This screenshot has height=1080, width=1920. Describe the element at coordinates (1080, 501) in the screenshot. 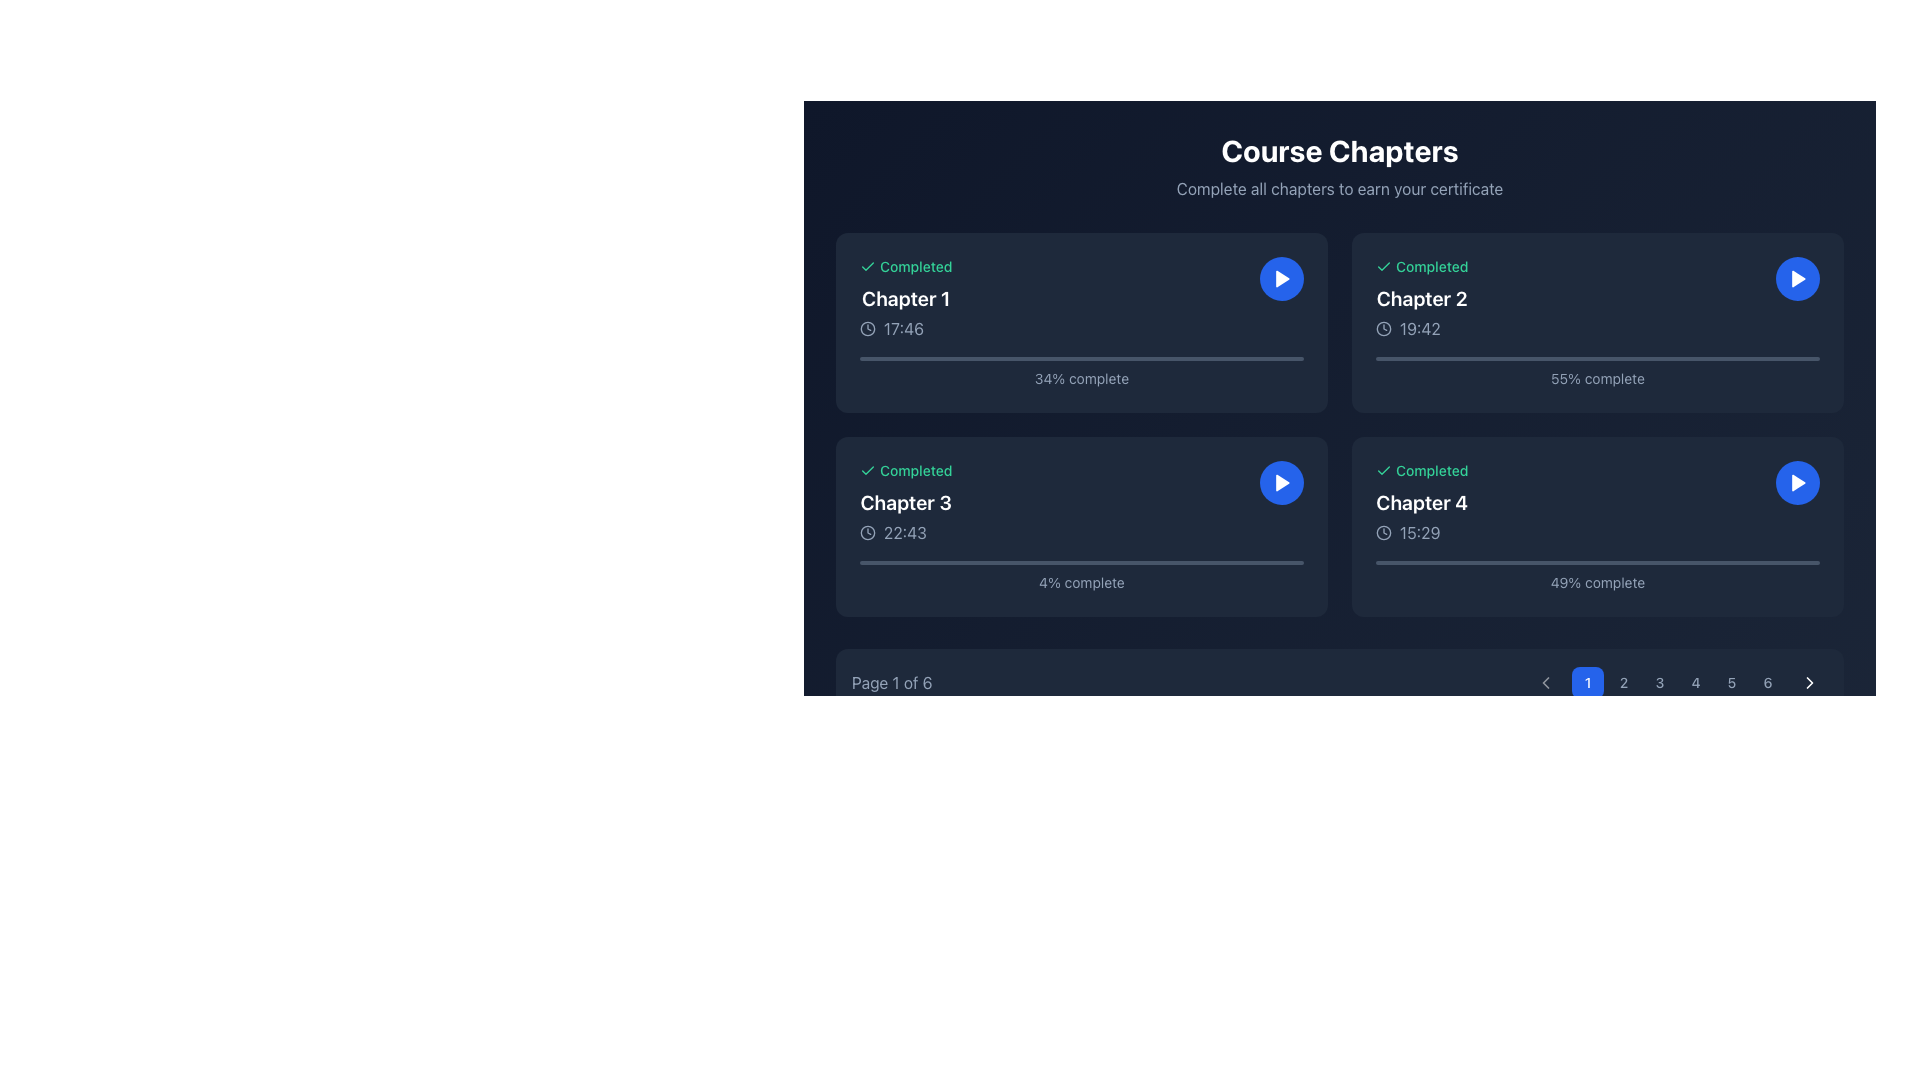

I see `the contents of the informational card displaying Chapter 3 details, located in the bottom-left position of a grid of course module cards` at that location.